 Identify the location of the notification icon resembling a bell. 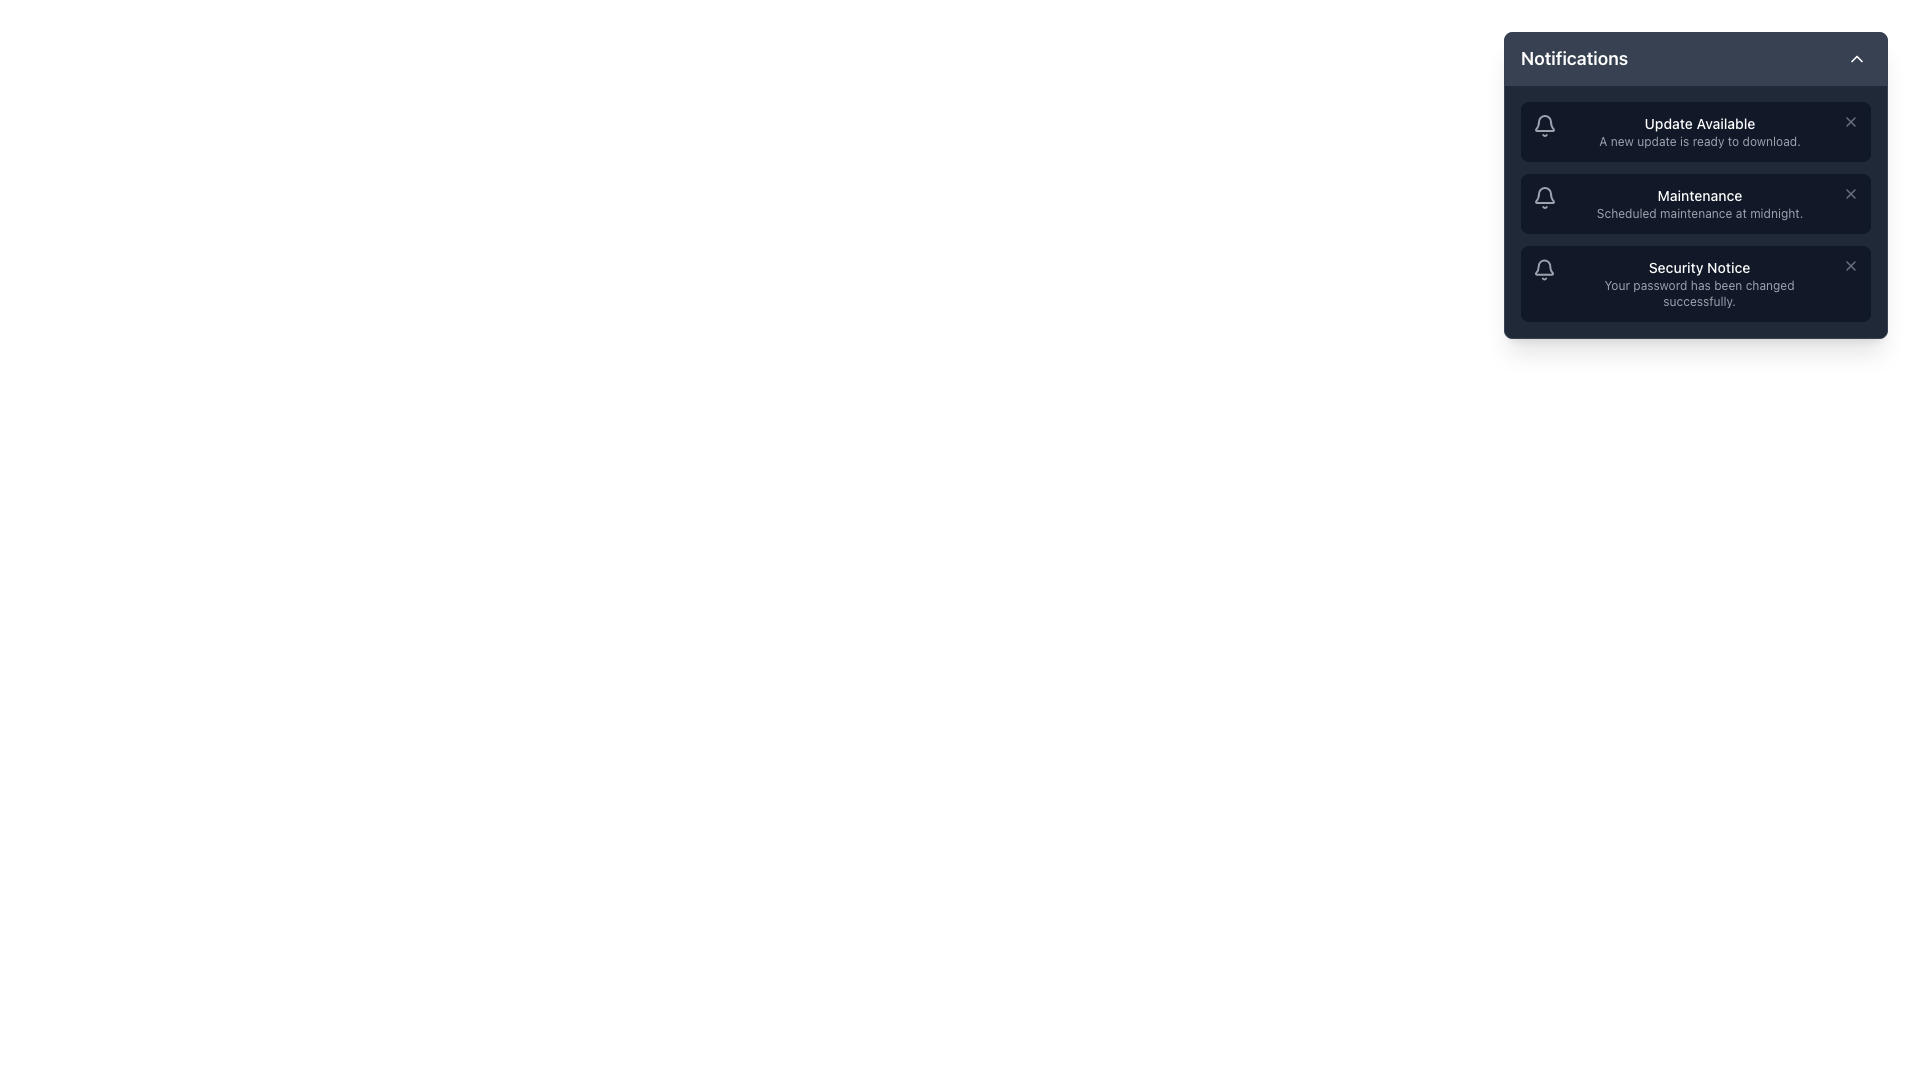
(1544, 197).